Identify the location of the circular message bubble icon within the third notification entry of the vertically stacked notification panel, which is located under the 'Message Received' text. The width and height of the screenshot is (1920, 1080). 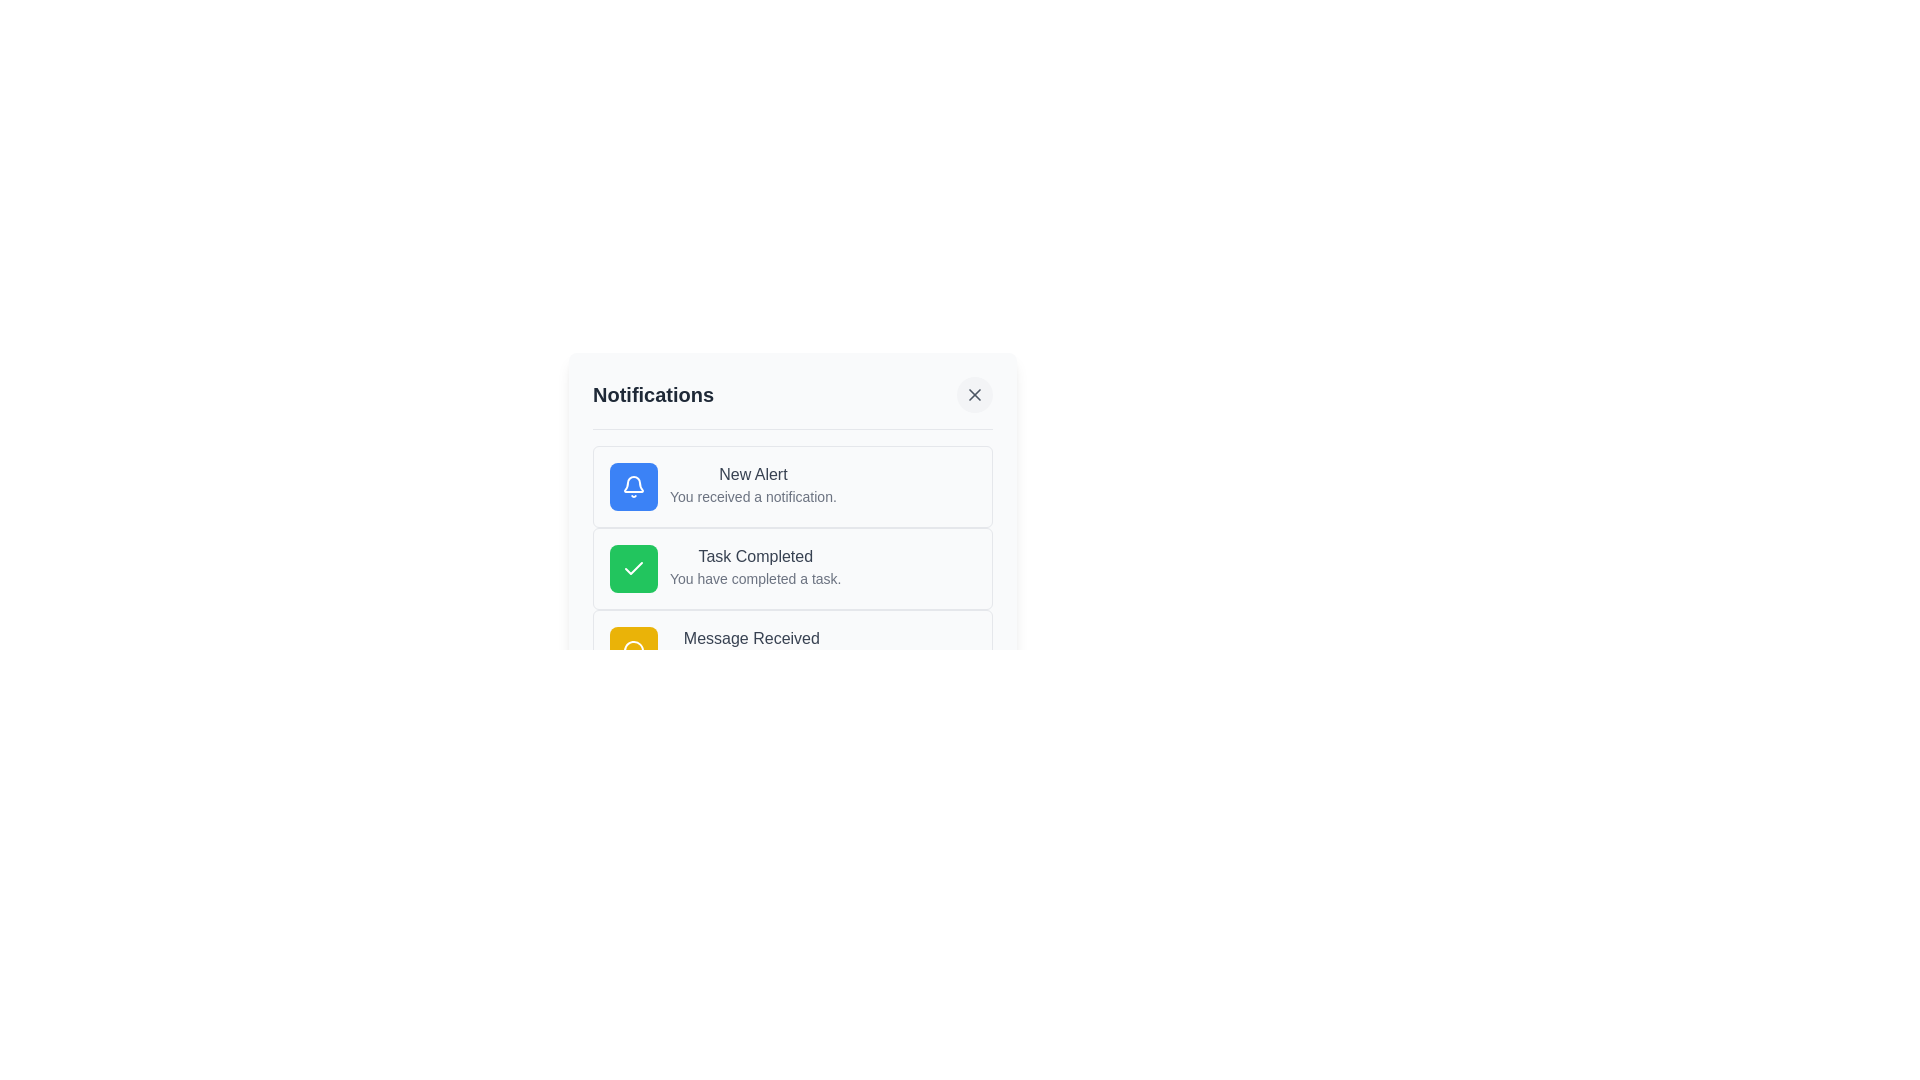
(632, 651).